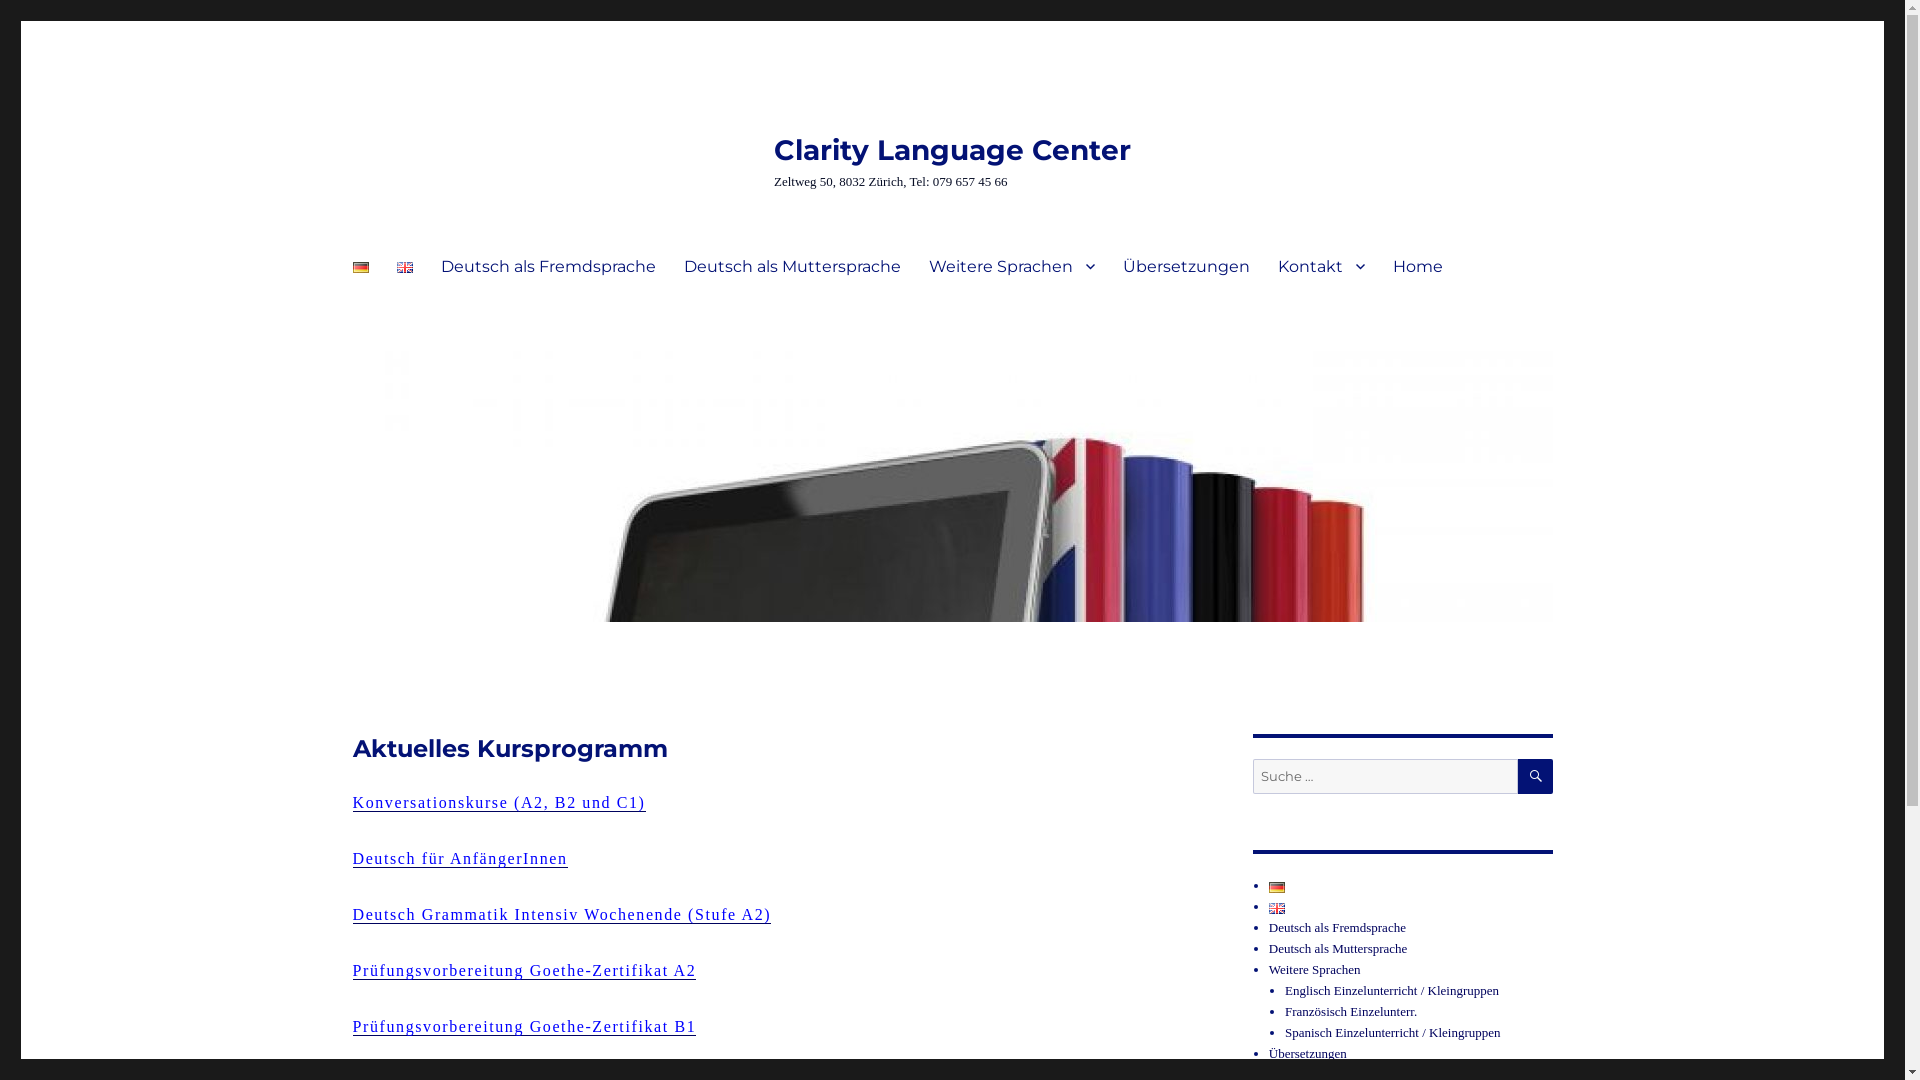 This screenshot has width=1920, height=1080. I want to click on 'Englisch Einzelunterricht / Kleingruppen', so click(1391, 990).